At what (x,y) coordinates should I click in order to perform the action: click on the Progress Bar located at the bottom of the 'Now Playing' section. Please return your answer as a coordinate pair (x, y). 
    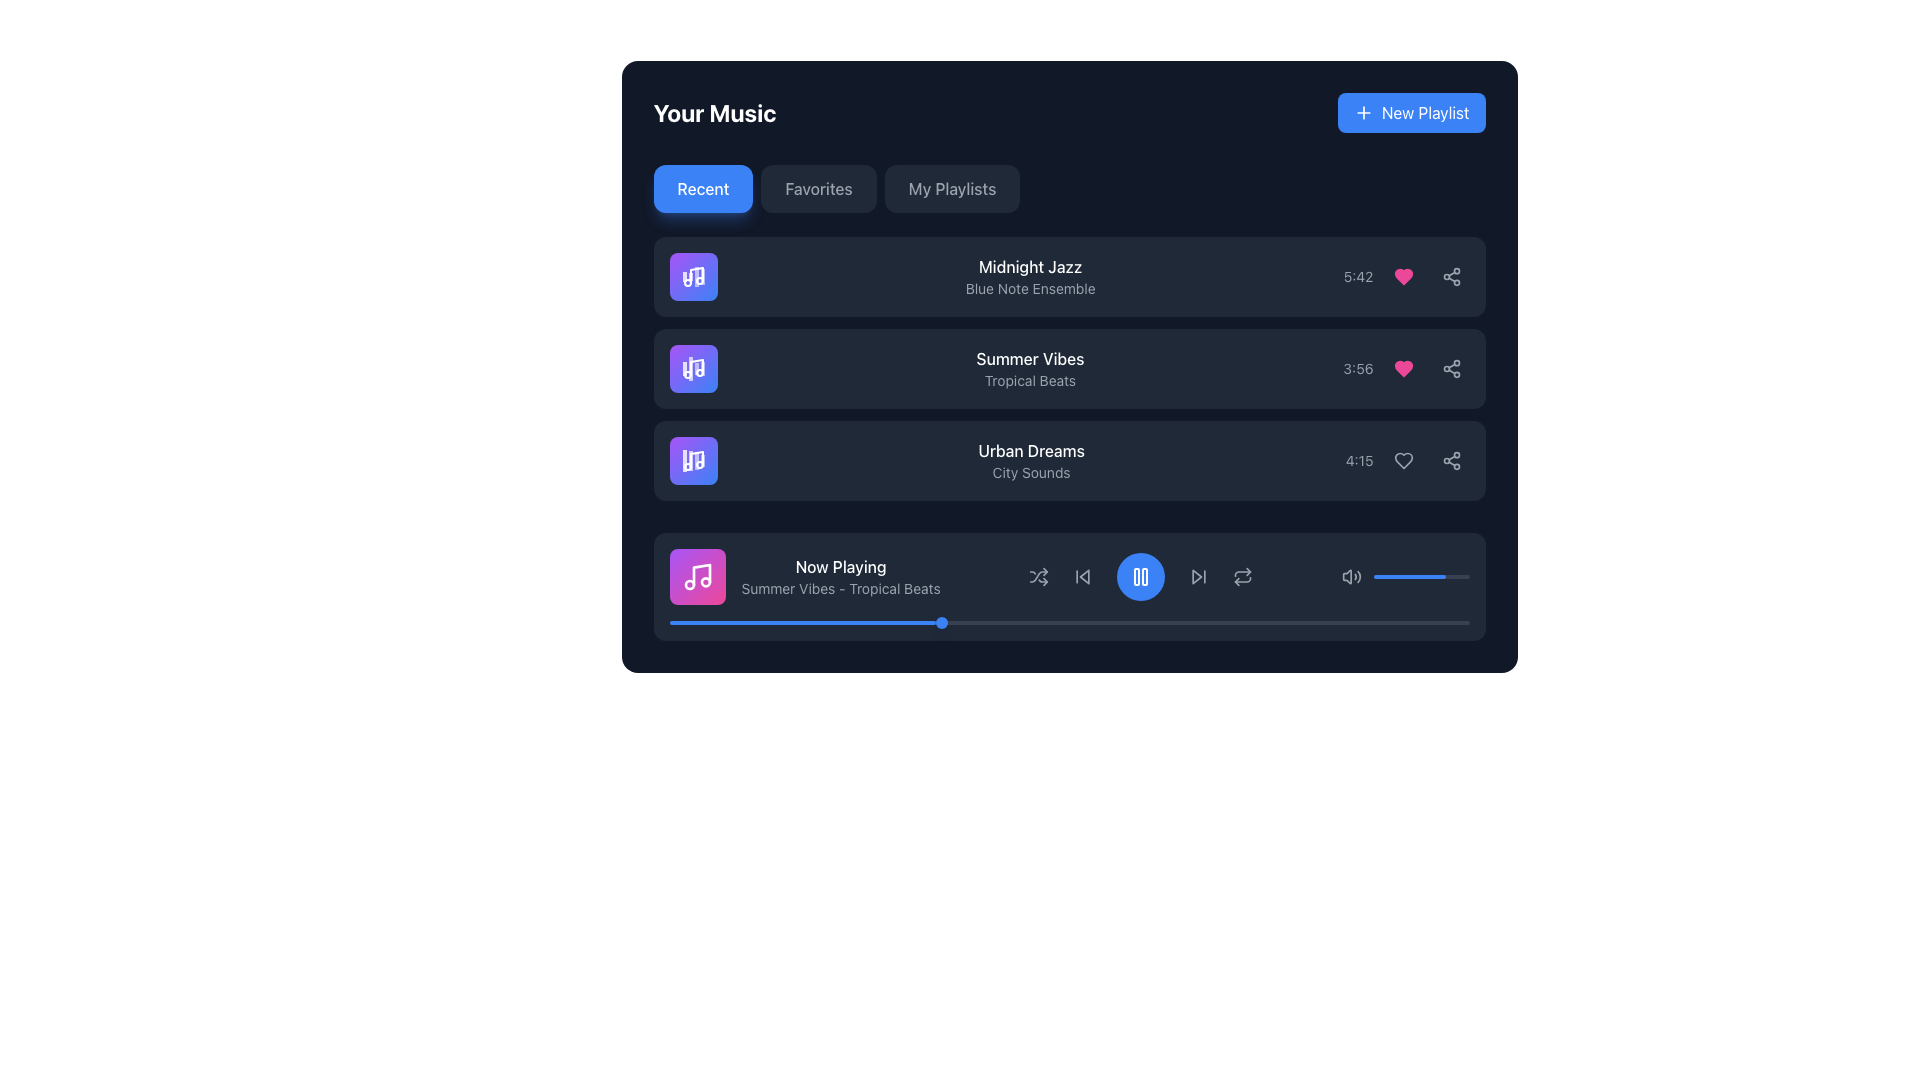
    Looking at the image, I should click on (1068, 622).